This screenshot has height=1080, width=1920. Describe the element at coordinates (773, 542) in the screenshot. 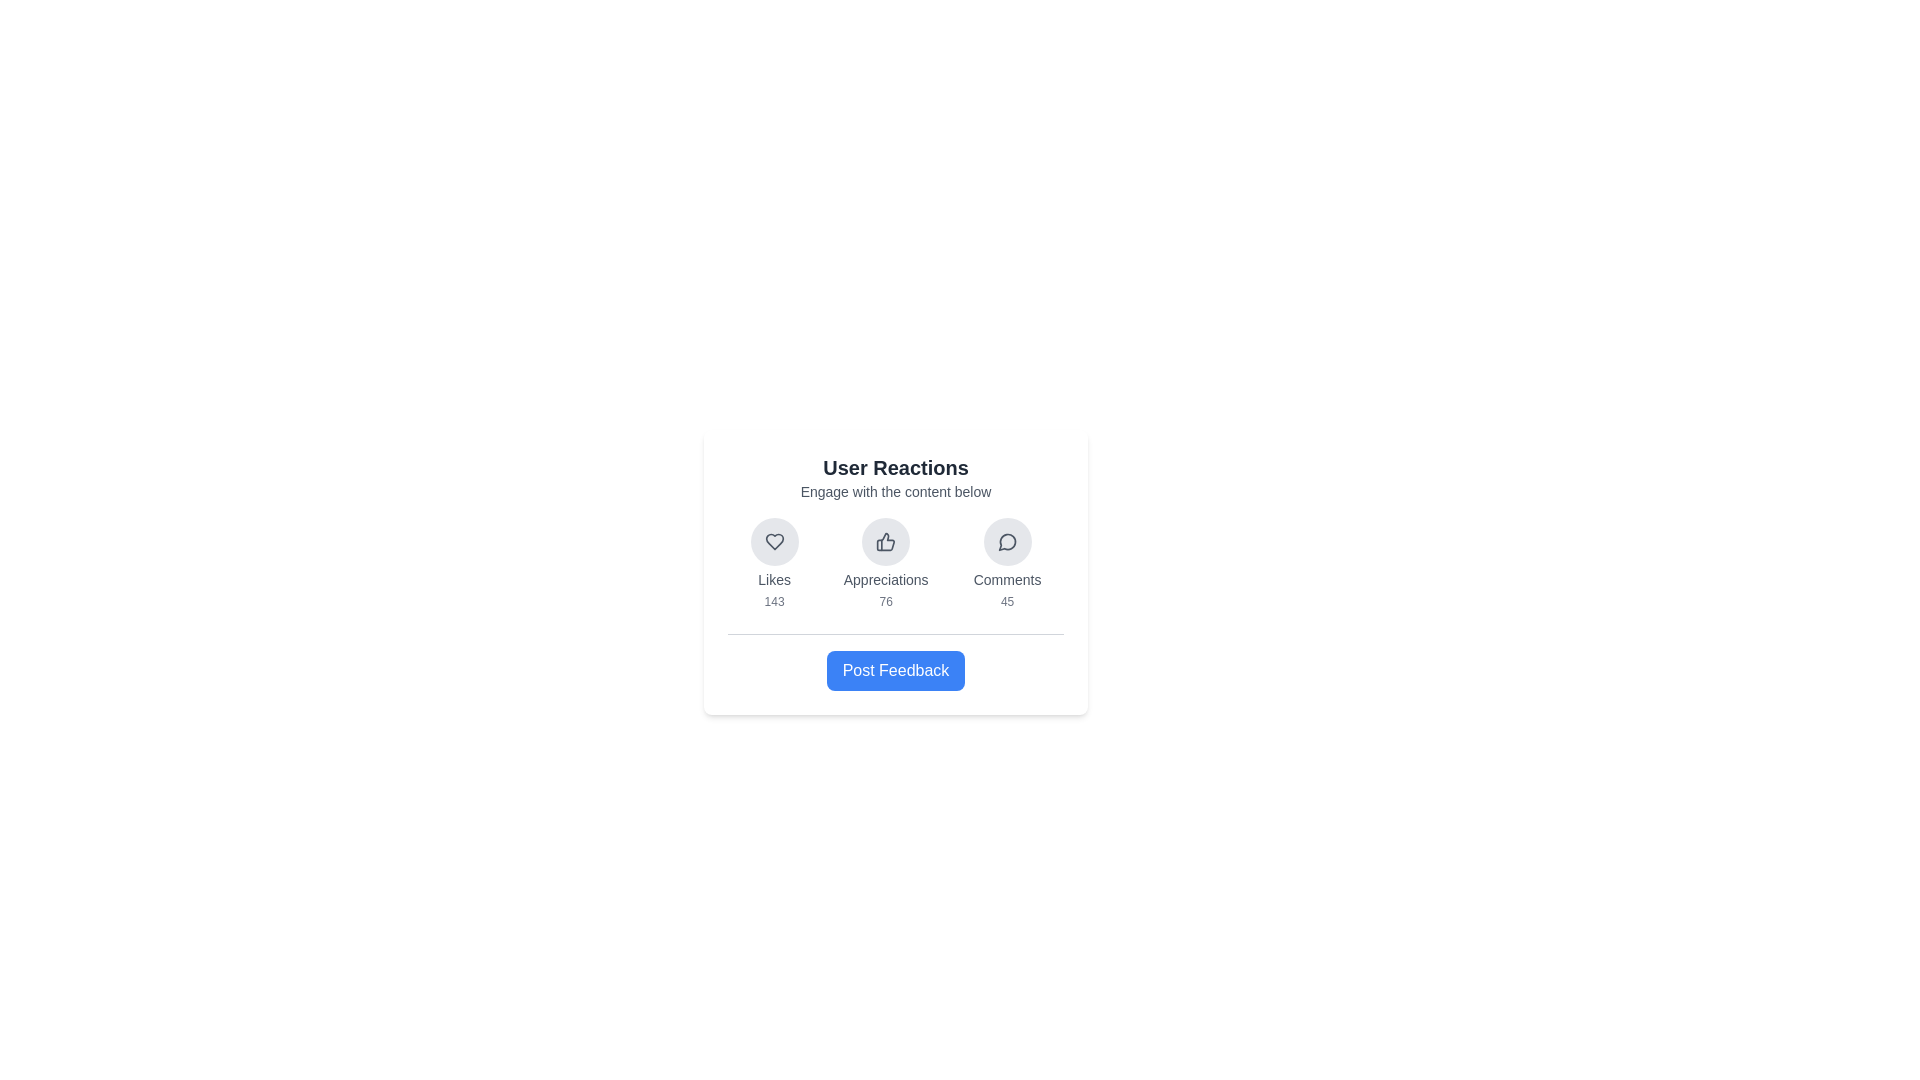

I see `the 'Likes' icon located on the leftmost side of the horizontal row of user reaction icons, directly below the 'Likes' label, as part of a larger feedback mechanism` at that location.